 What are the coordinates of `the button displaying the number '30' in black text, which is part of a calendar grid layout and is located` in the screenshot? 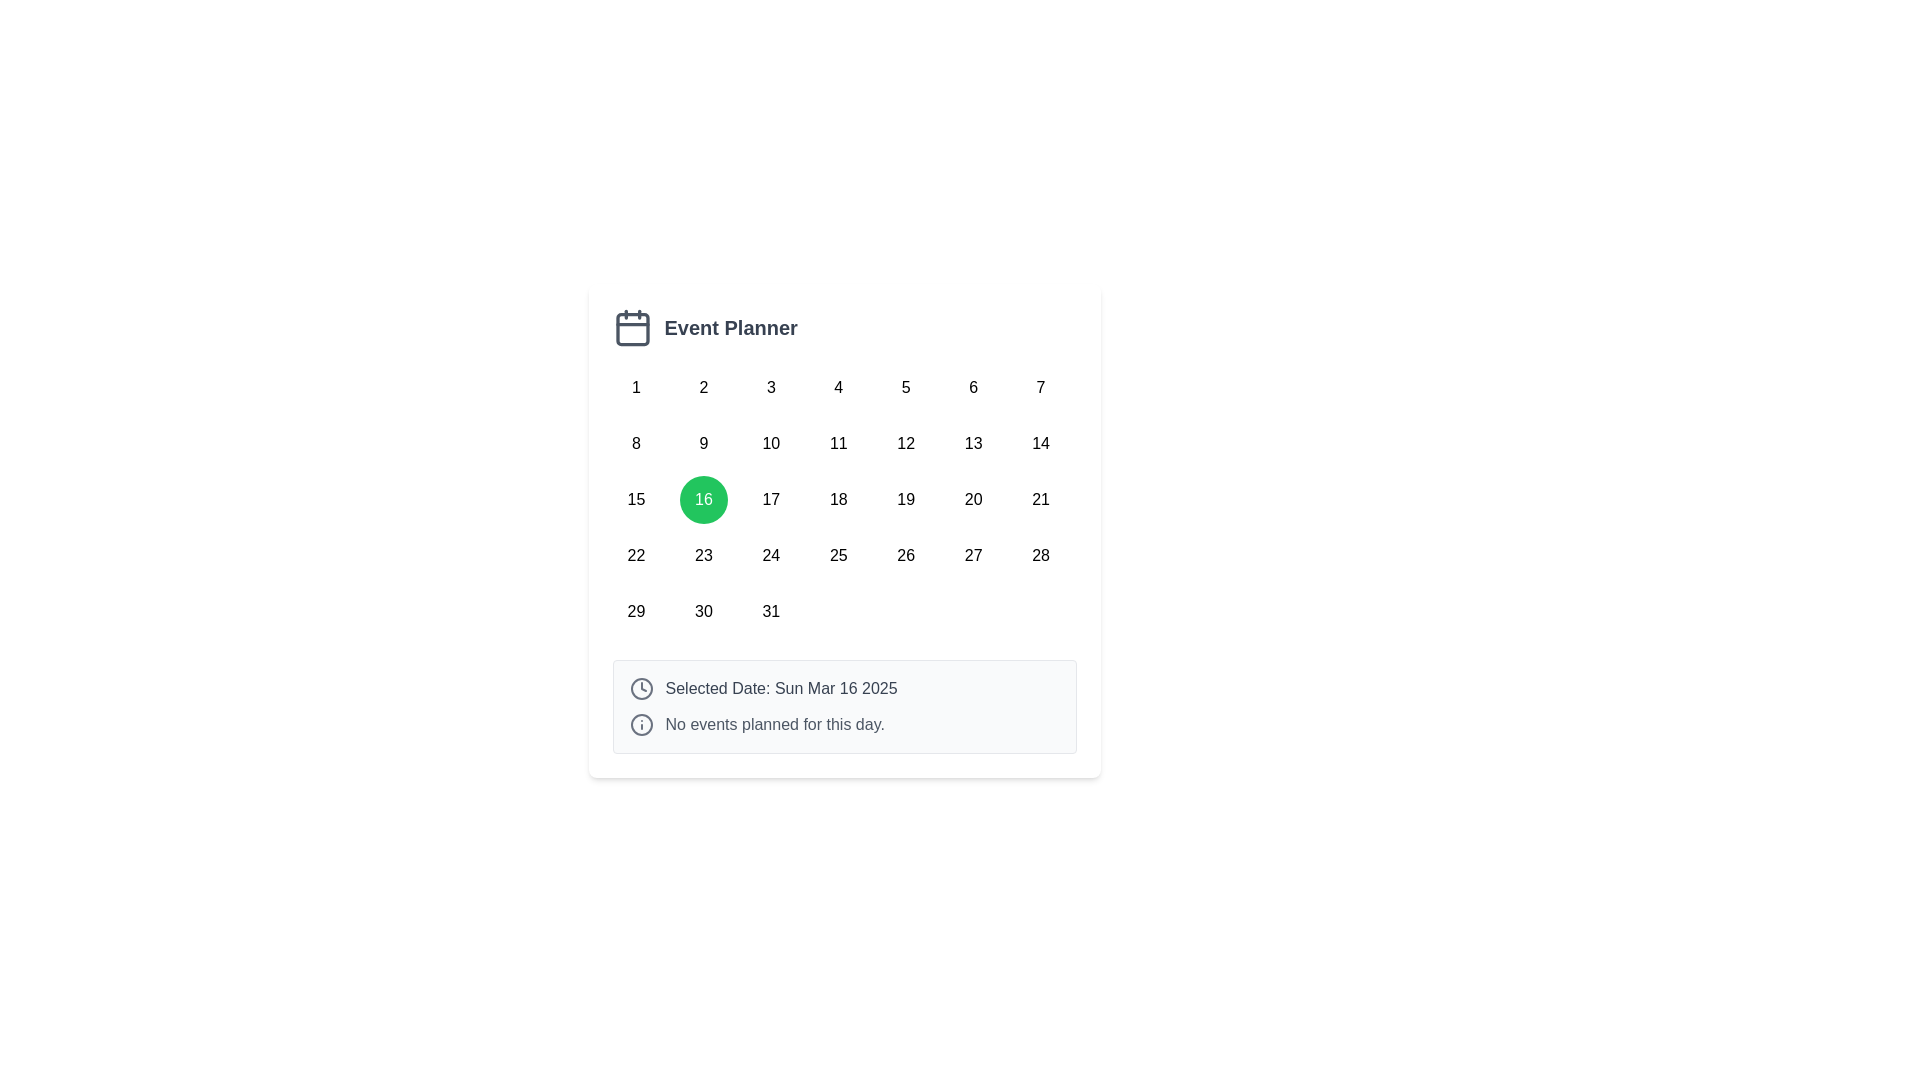 It's located at (703, 611).